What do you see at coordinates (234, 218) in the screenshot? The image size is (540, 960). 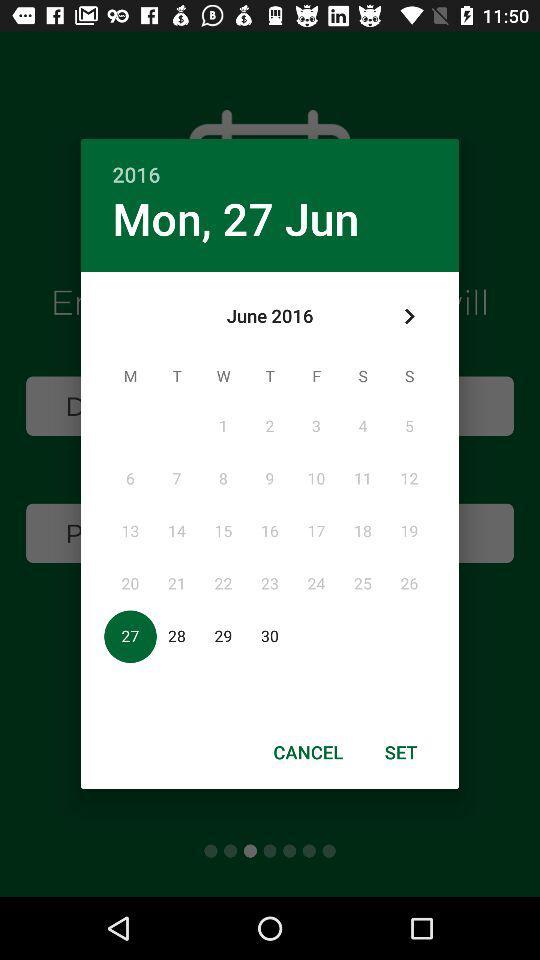 I see `the item below 2016 icon` at bounding box center [234, 218].